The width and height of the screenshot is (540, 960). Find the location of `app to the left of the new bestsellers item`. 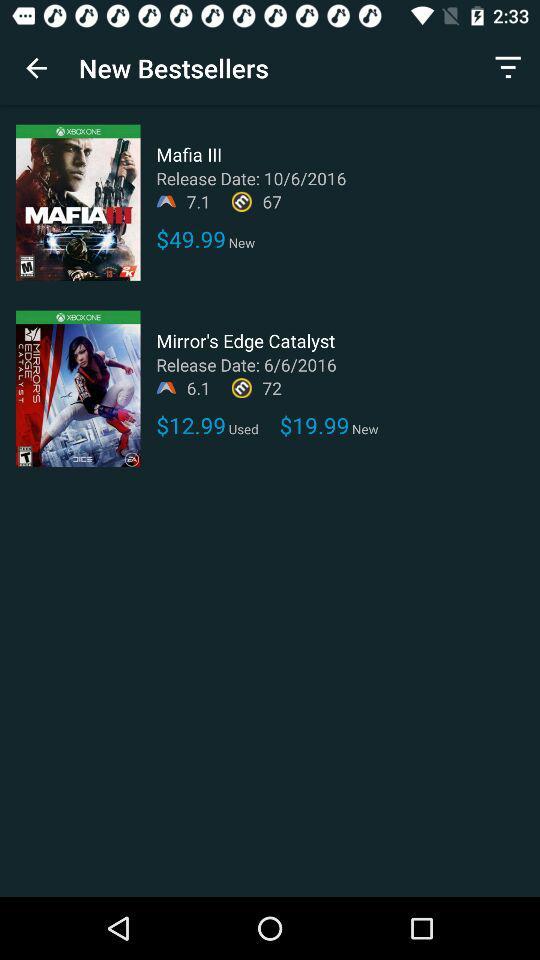

app to the left of the new bestsellers item is located at coordinates (36, 68).